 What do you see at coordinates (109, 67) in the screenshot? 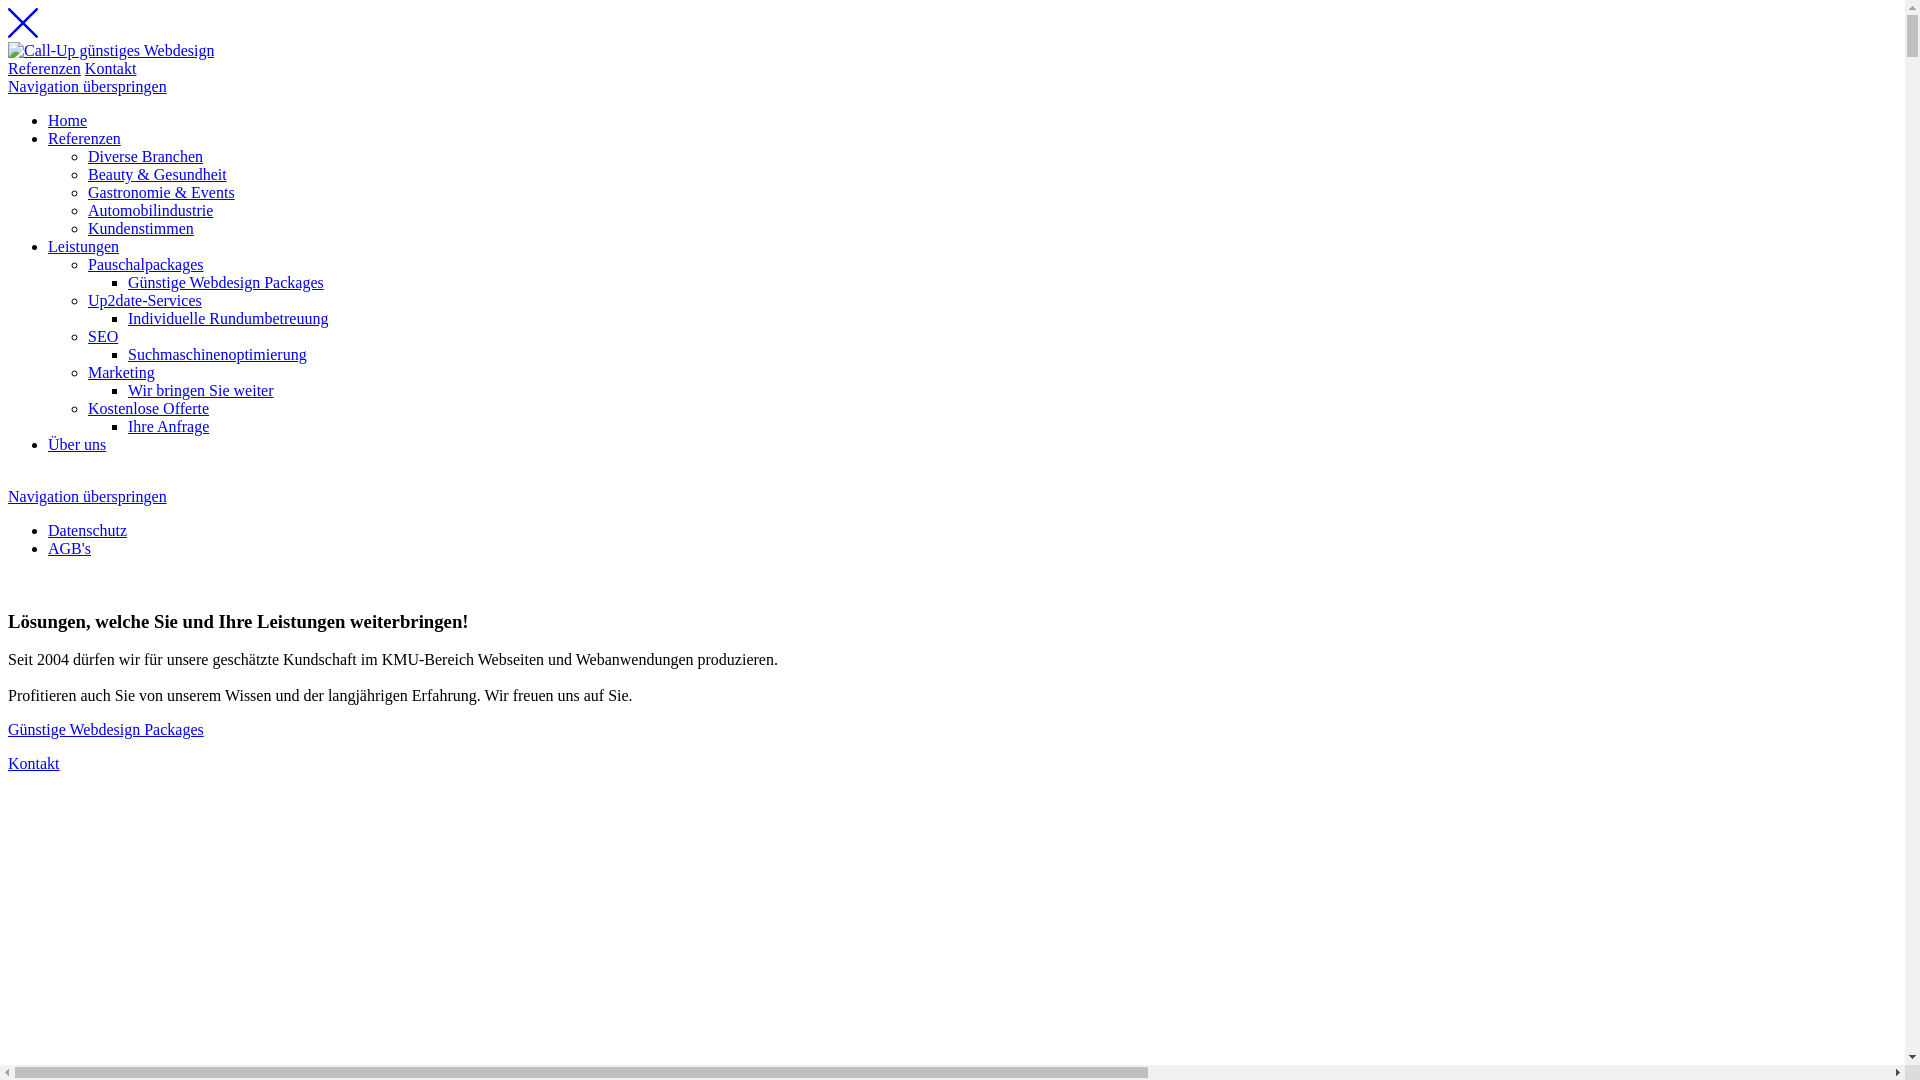
I see `'Kontakt'` at bounding box center [109, 67].